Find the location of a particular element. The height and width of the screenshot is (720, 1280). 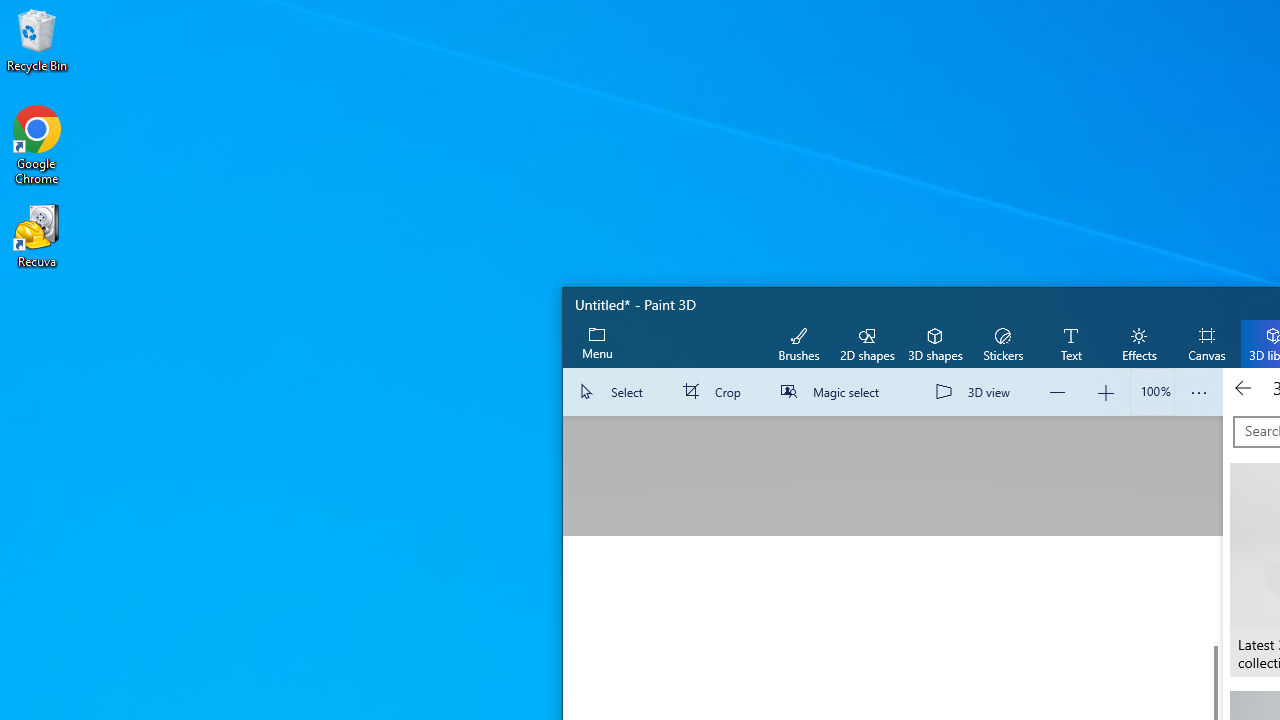

'Zoom slider' is located at coordinates (1152, 392).